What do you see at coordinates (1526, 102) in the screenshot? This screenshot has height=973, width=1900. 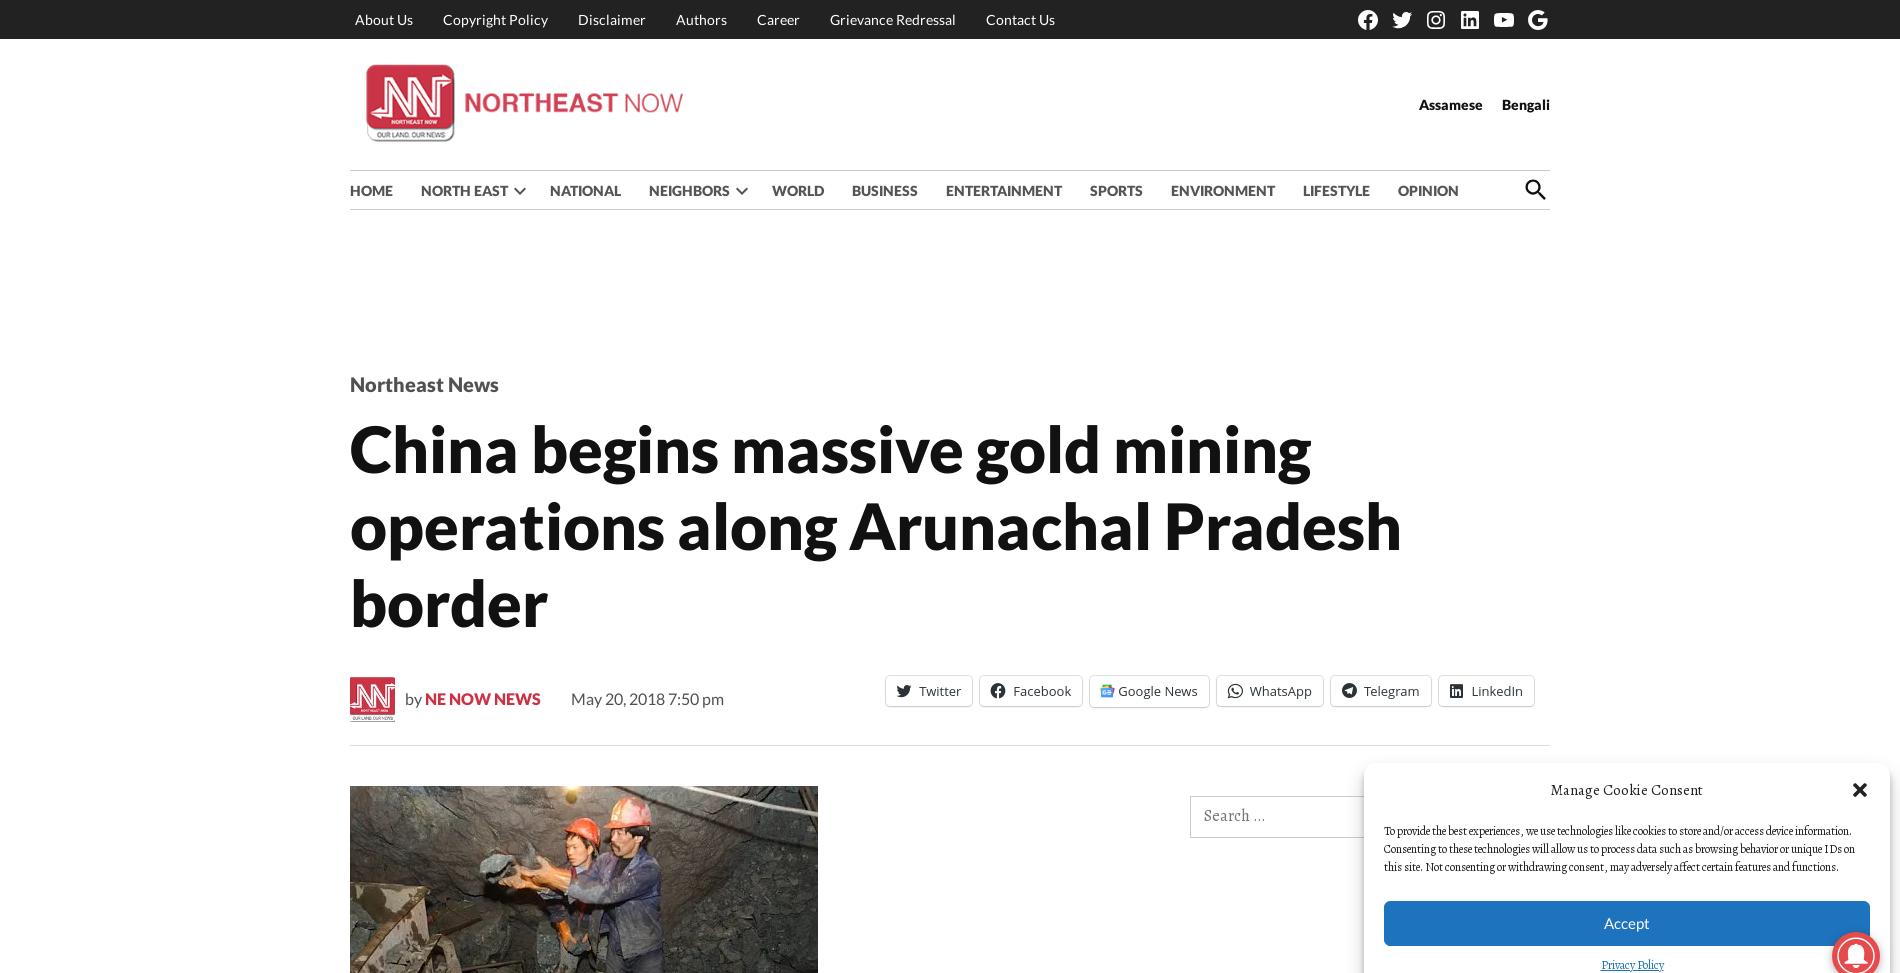 I see `'Bengali'` at bounding box center [1526, 102].